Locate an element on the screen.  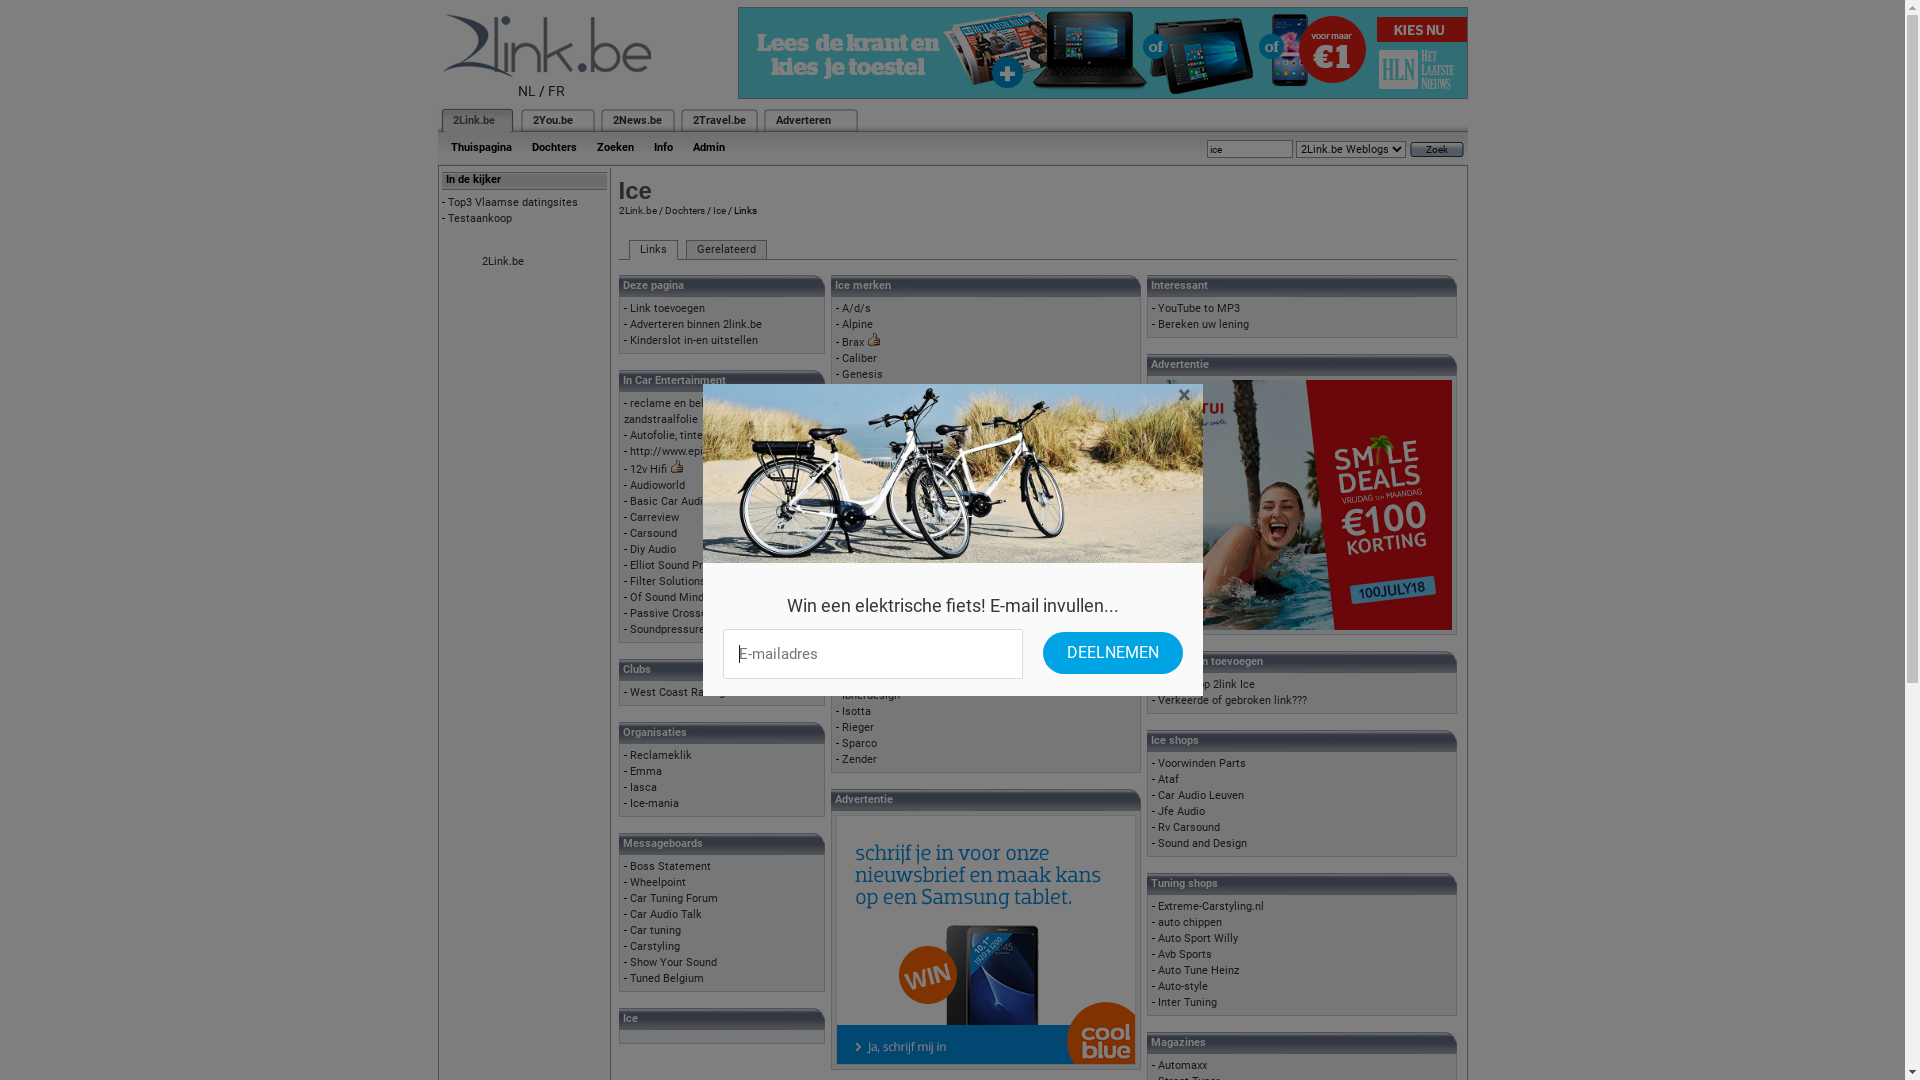
'2You.be' is located at coordinates (552, 120).